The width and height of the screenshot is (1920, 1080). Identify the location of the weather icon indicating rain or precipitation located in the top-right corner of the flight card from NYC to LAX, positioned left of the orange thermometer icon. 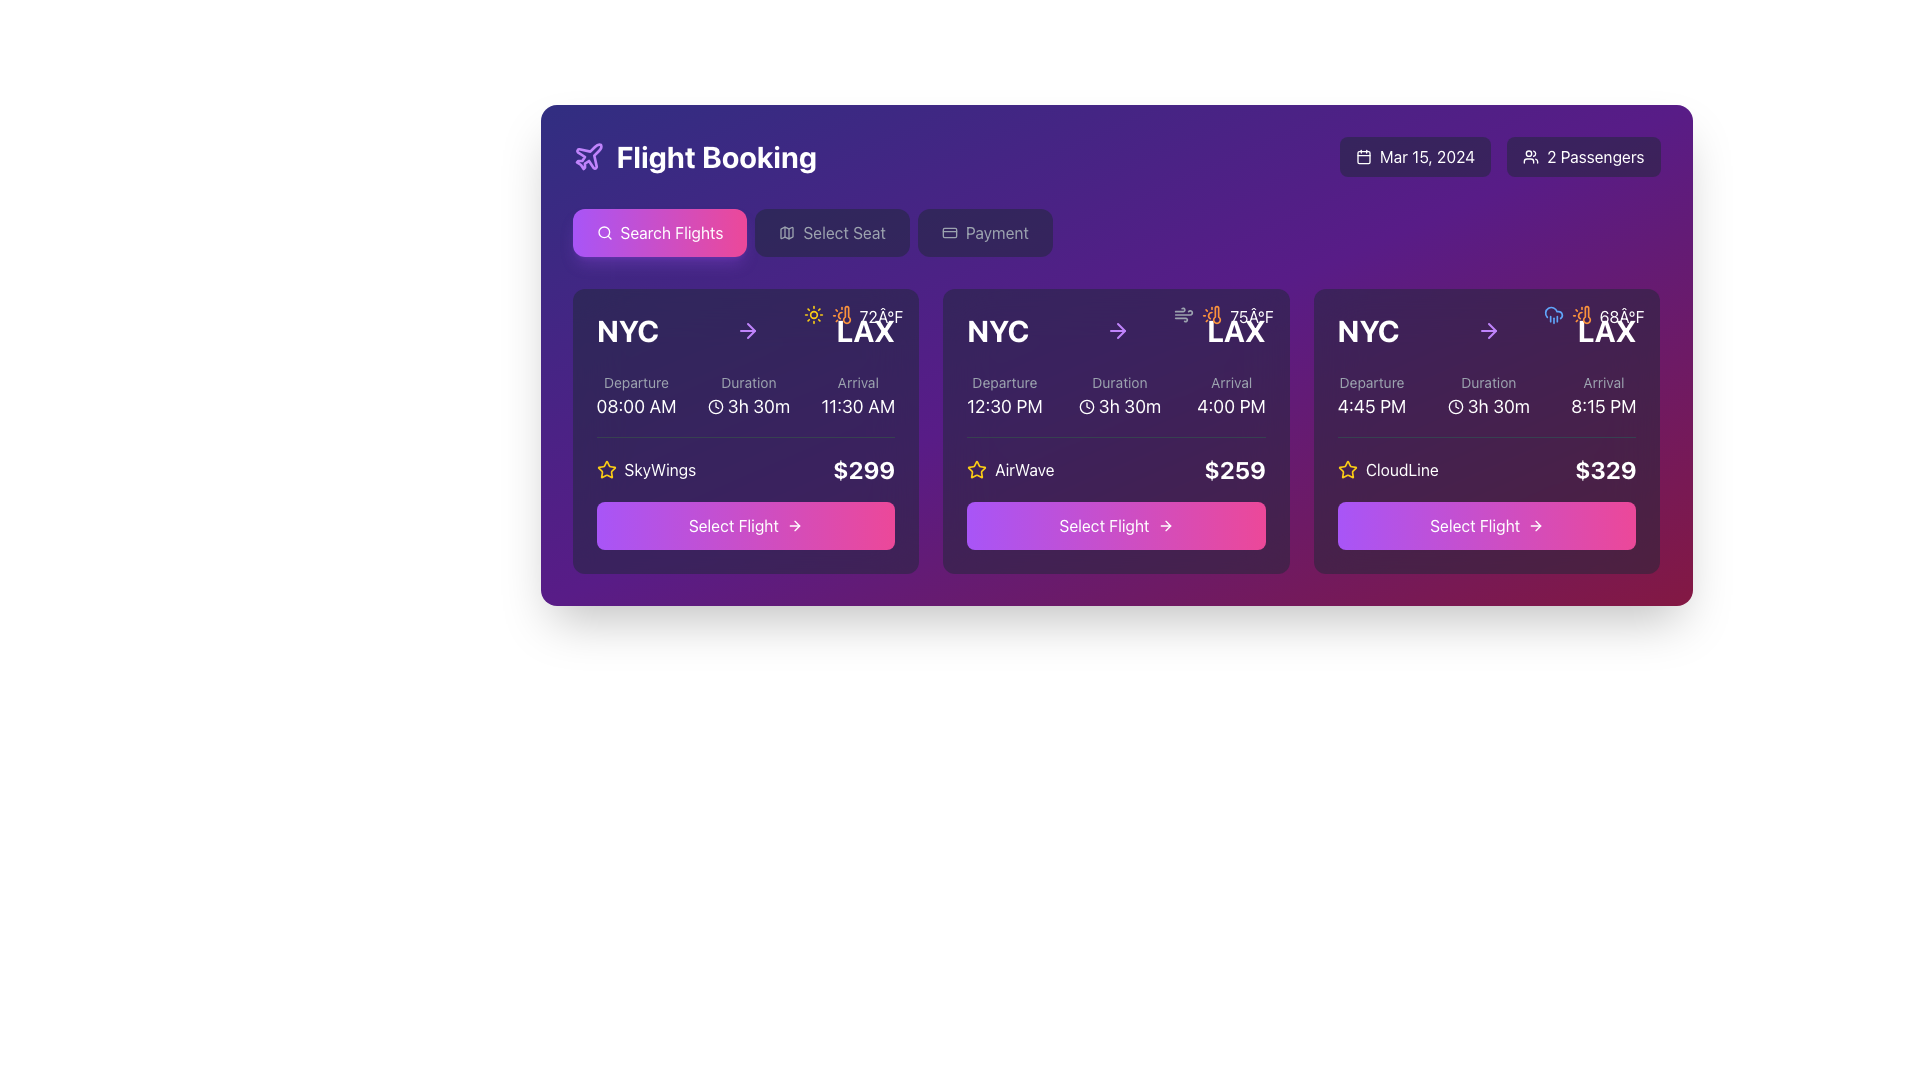
(1552, 315).